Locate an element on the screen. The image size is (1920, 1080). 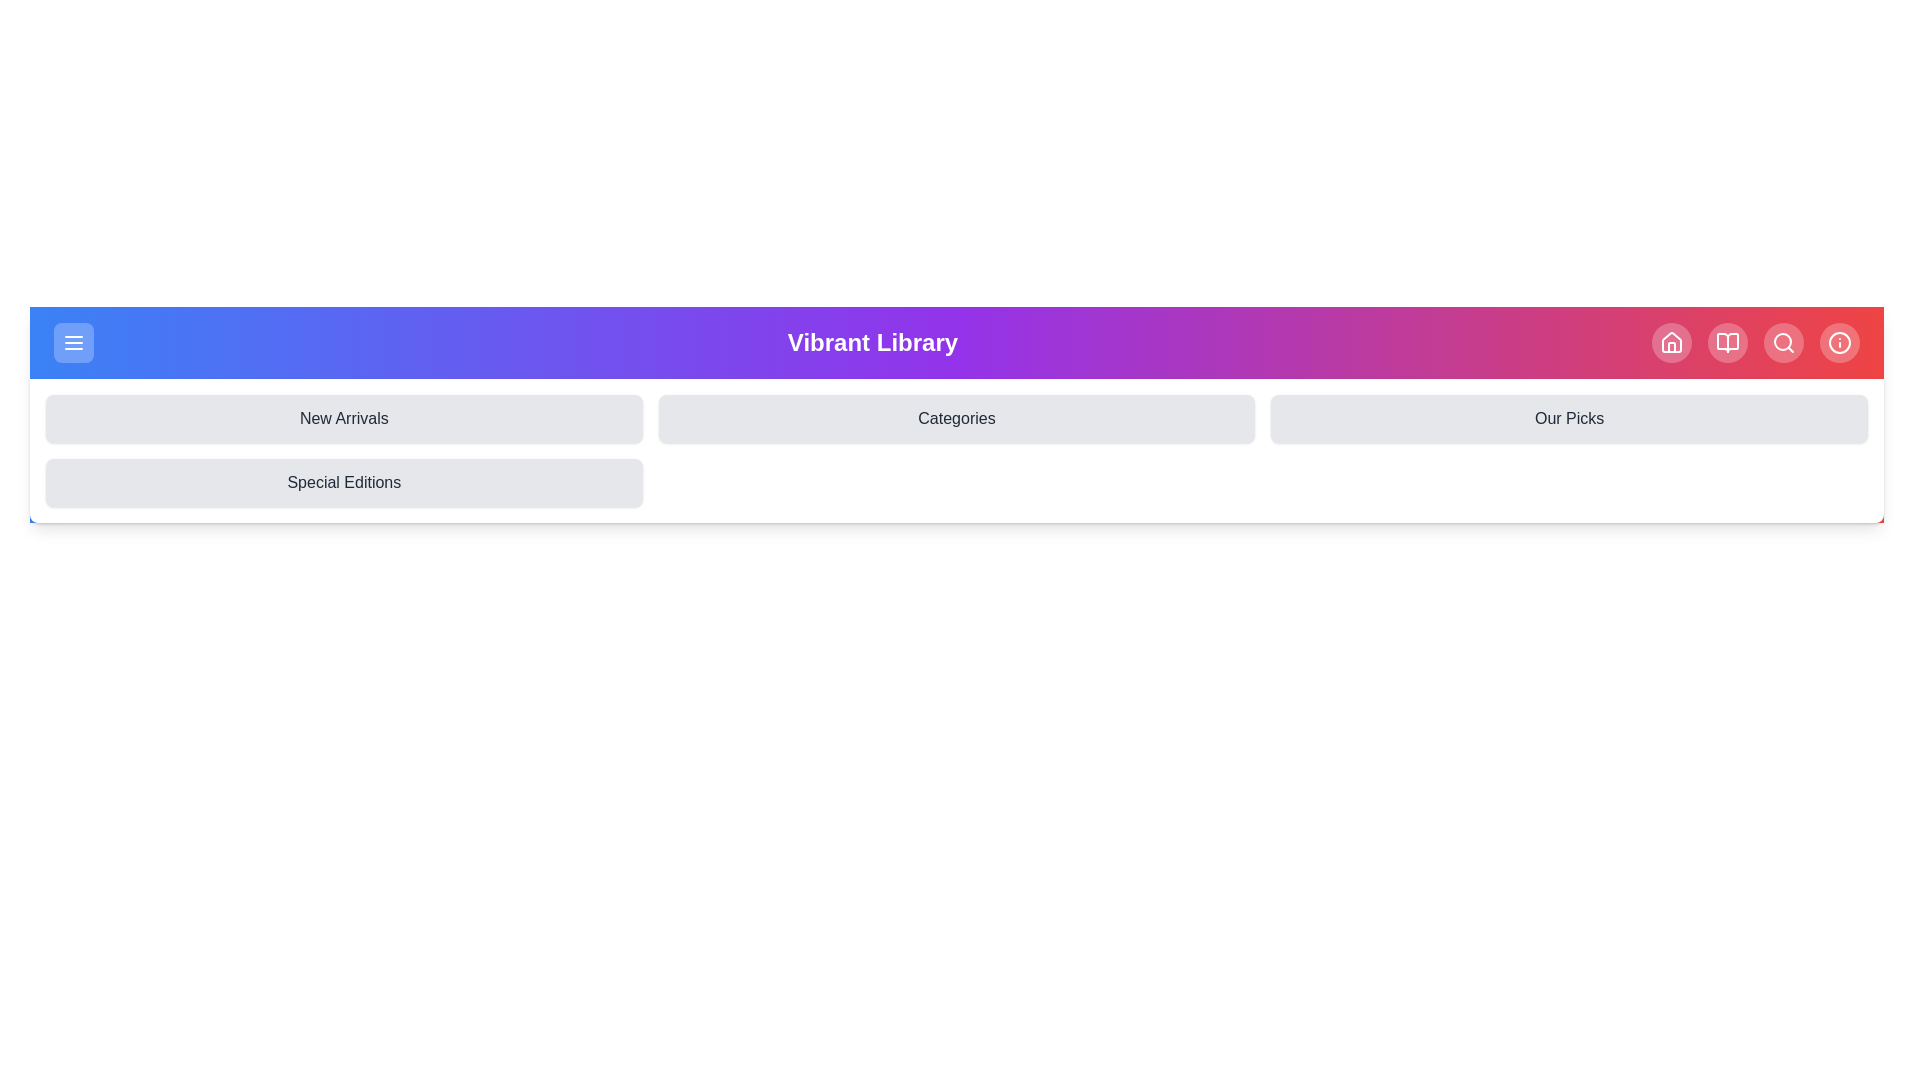
the Our Picks button to activate it is located at coordinates (1568, 418).